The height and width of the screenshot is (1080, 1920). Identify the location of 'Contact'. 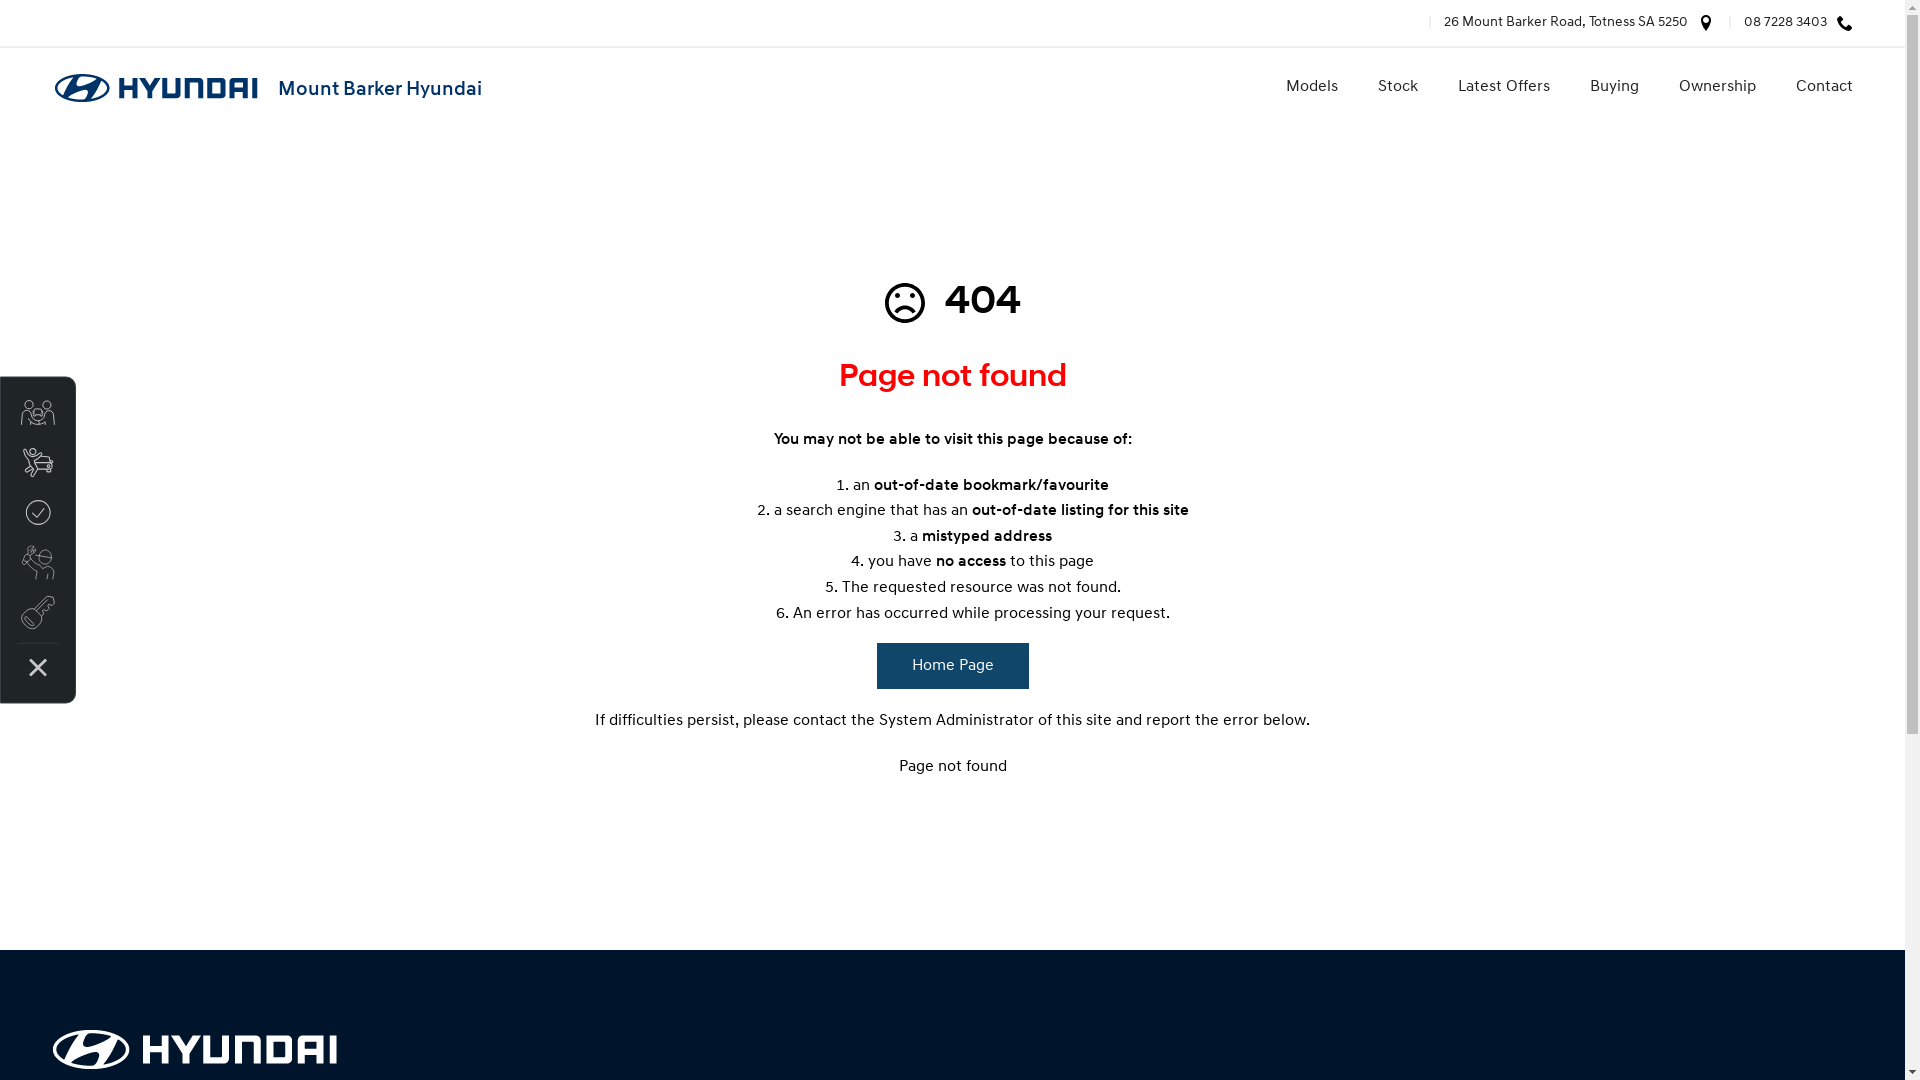
(1814, 87).